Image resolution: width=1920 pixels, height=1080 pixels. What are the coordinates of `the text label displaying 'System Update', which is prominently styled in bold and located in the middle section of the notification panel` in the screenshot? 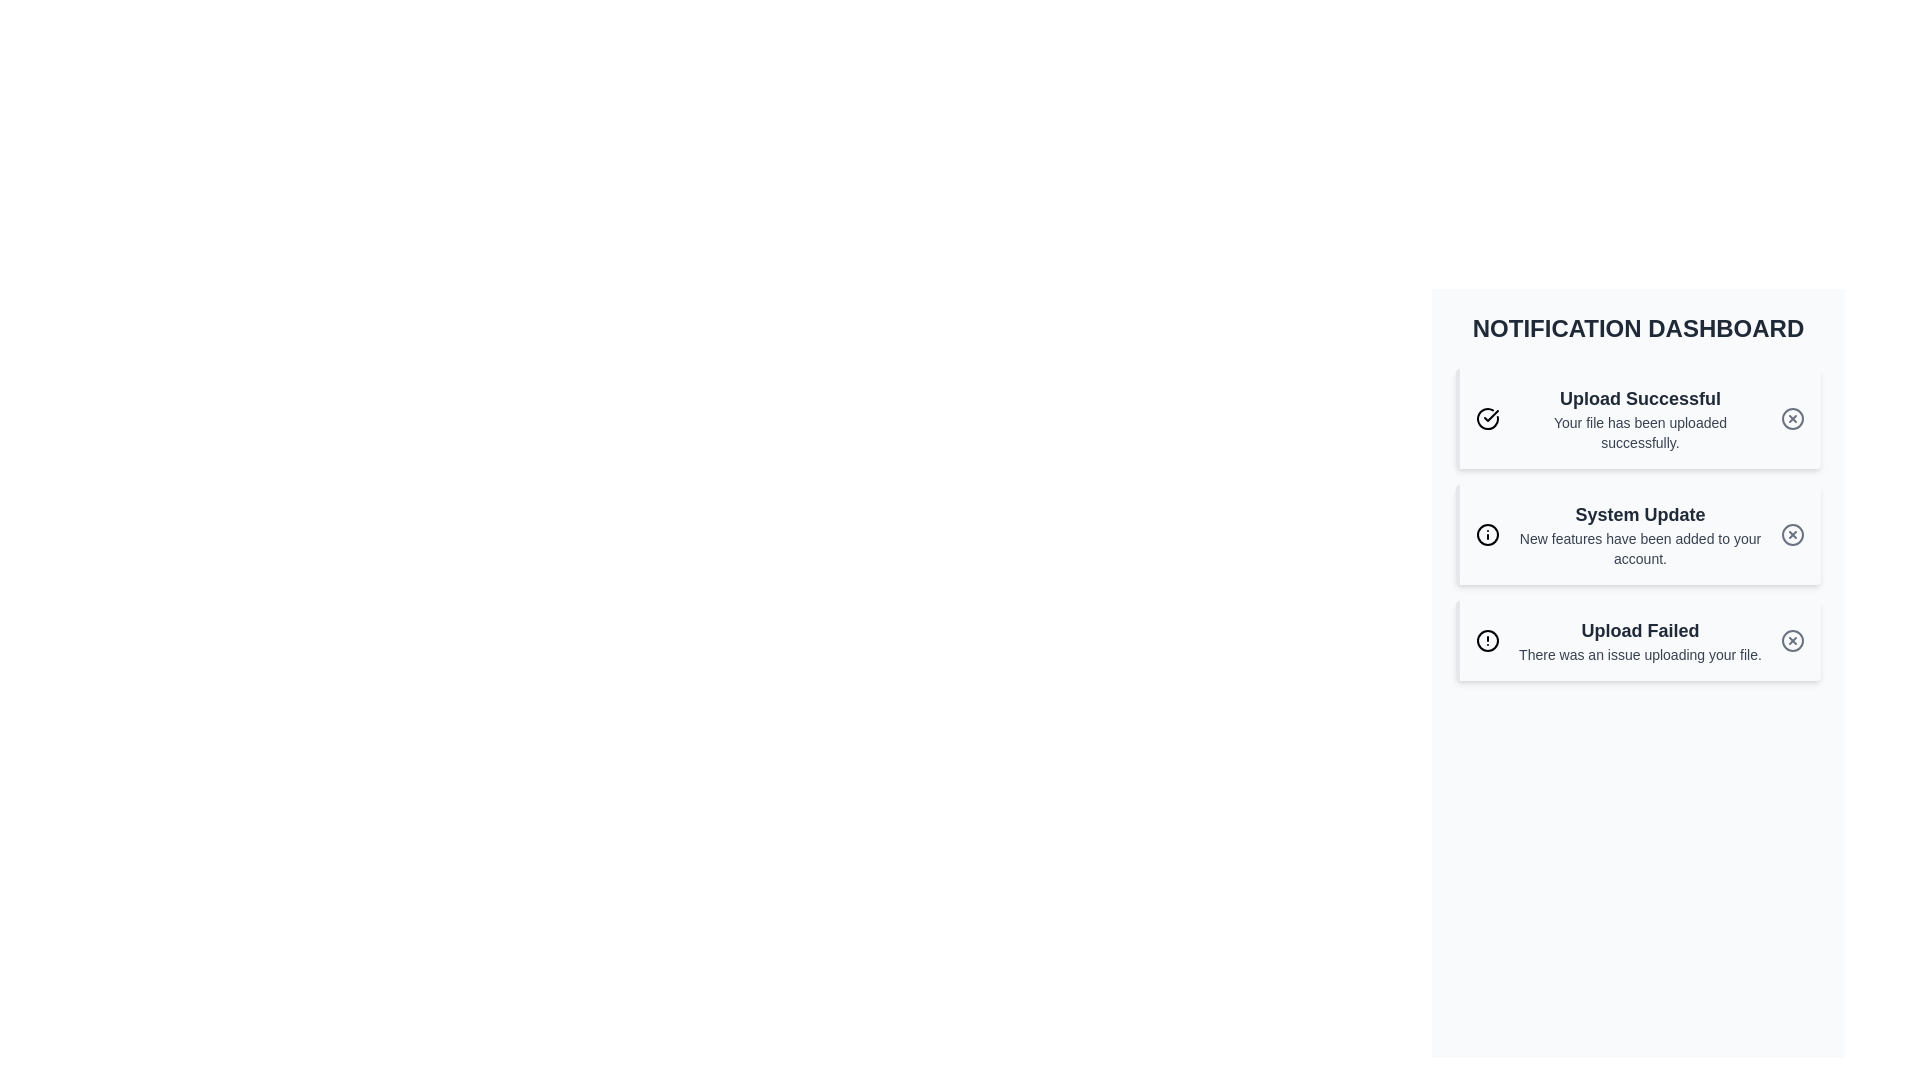 It's located at (1640, 514).